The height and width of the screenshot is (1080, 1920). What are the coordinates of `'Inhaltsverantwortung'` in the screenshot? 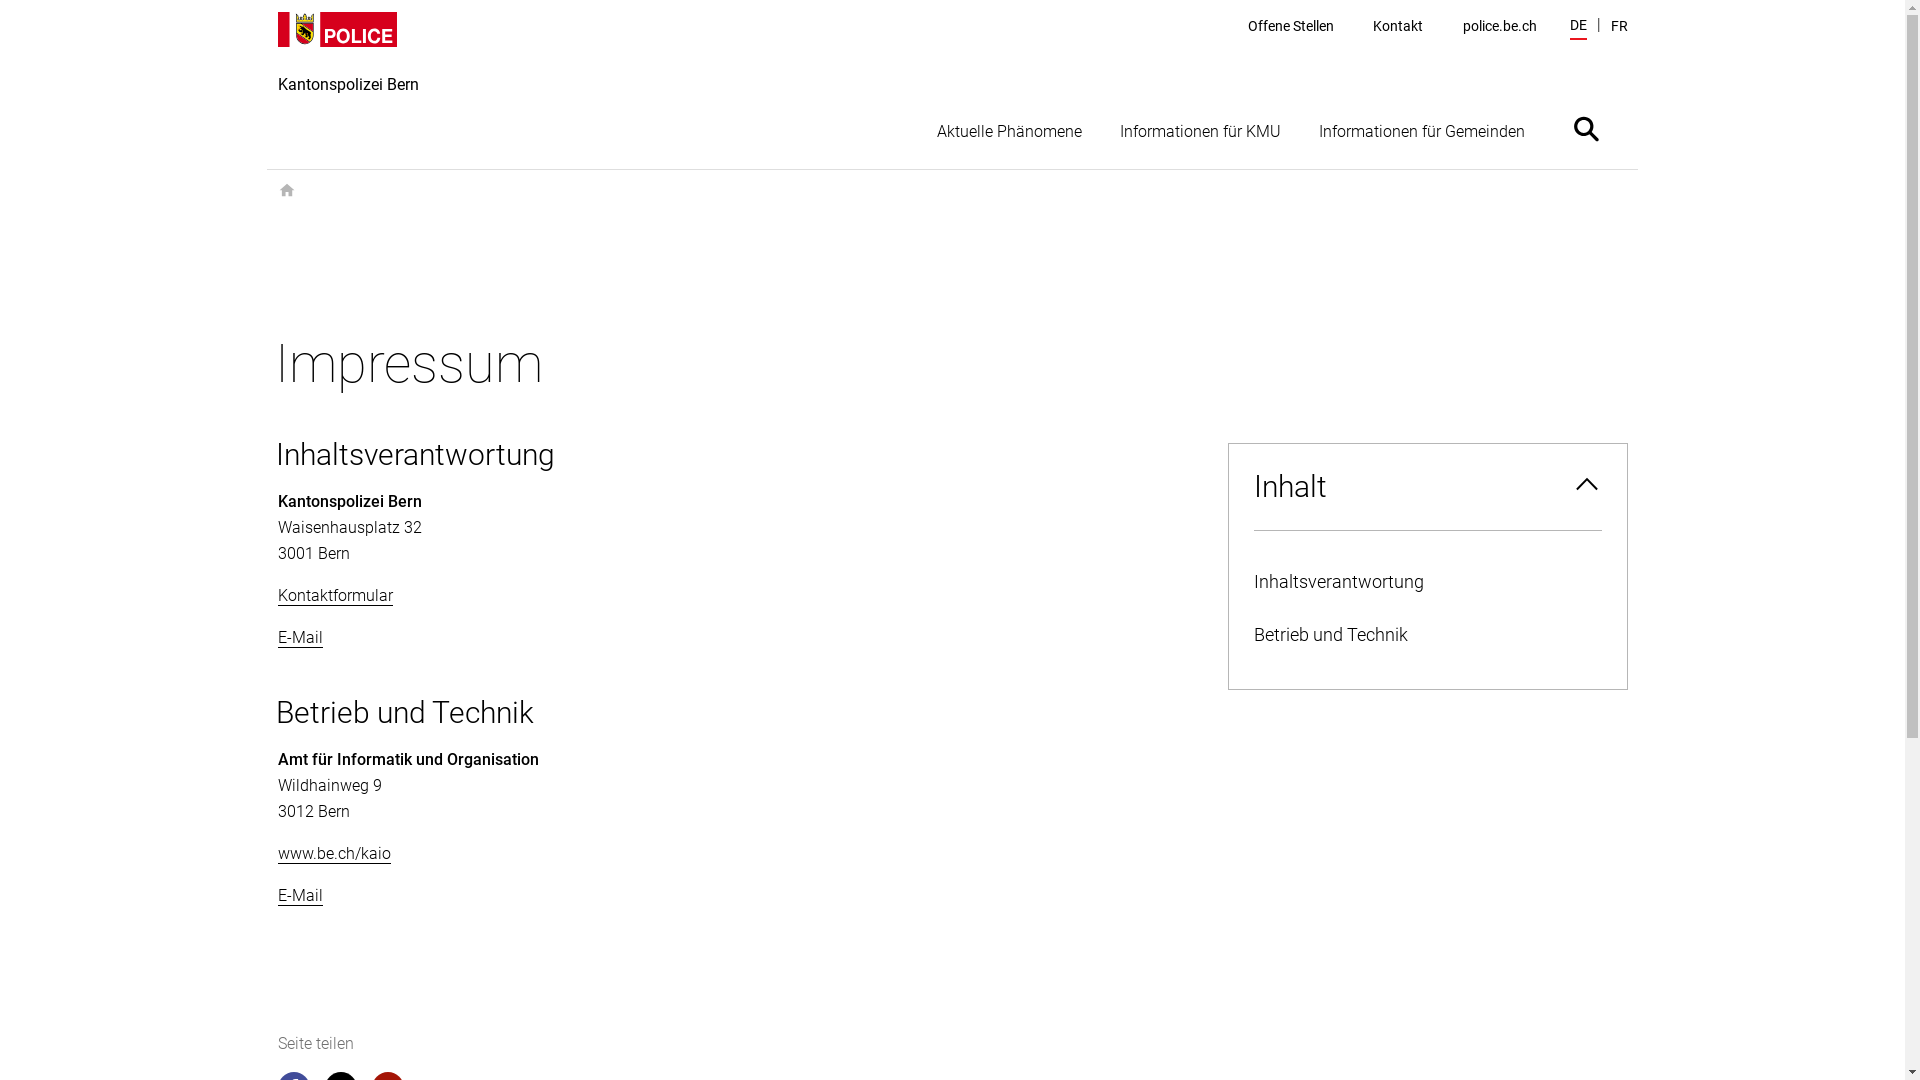 It's located at (1425, 582).